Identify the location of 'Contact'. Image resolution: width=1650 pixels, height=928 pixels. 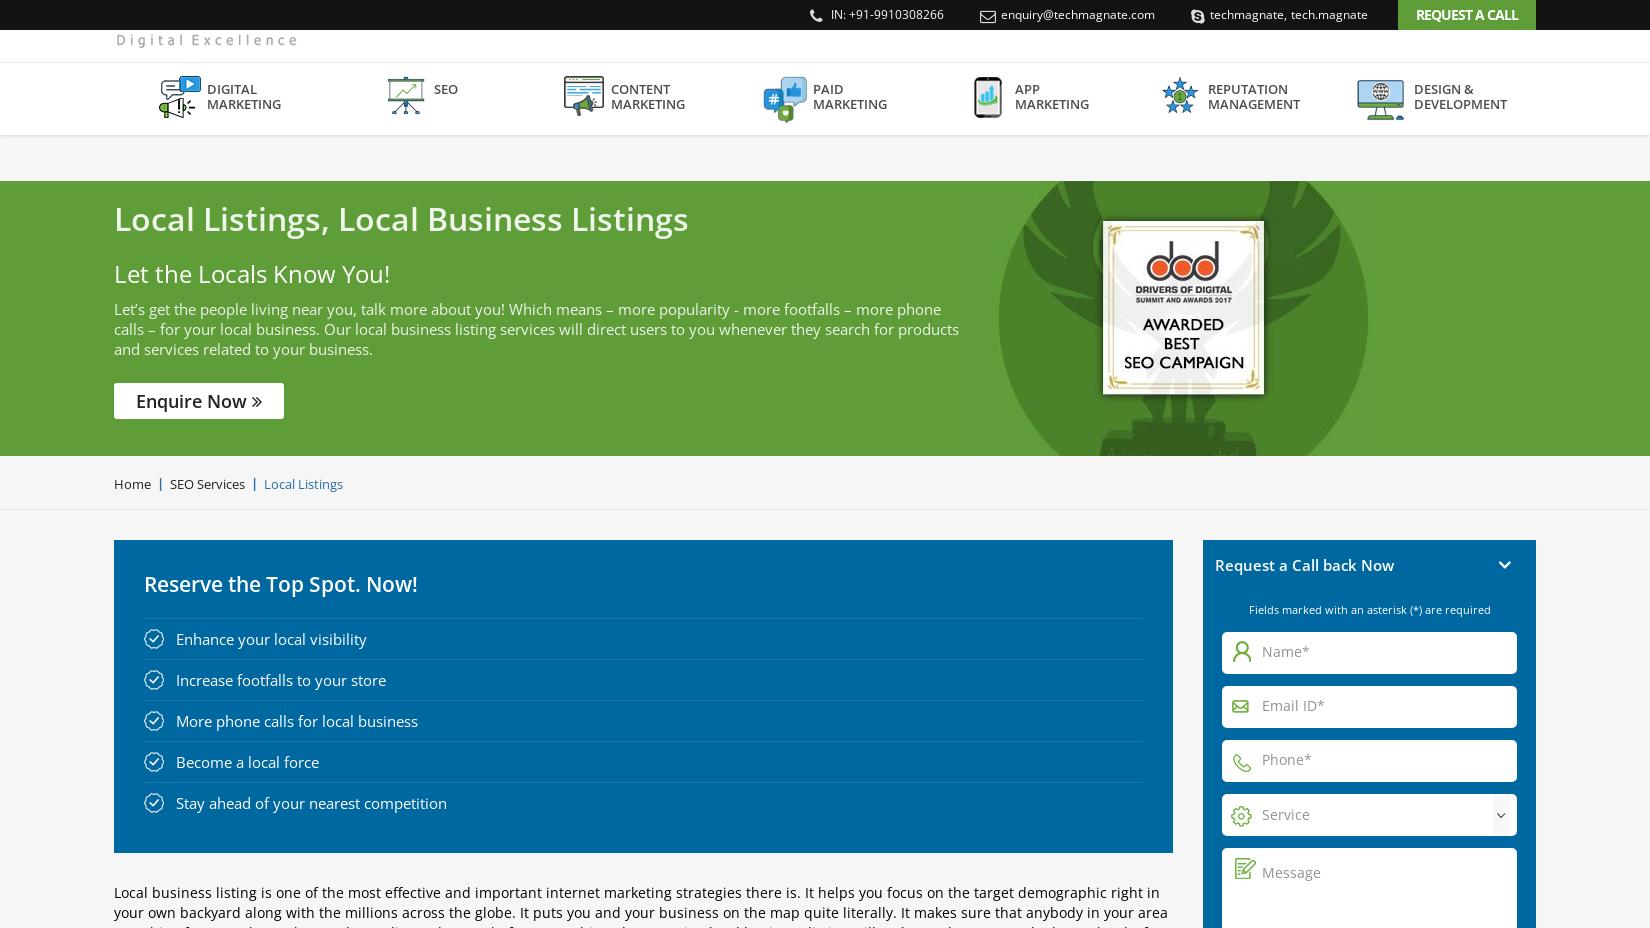
(1505, 68).